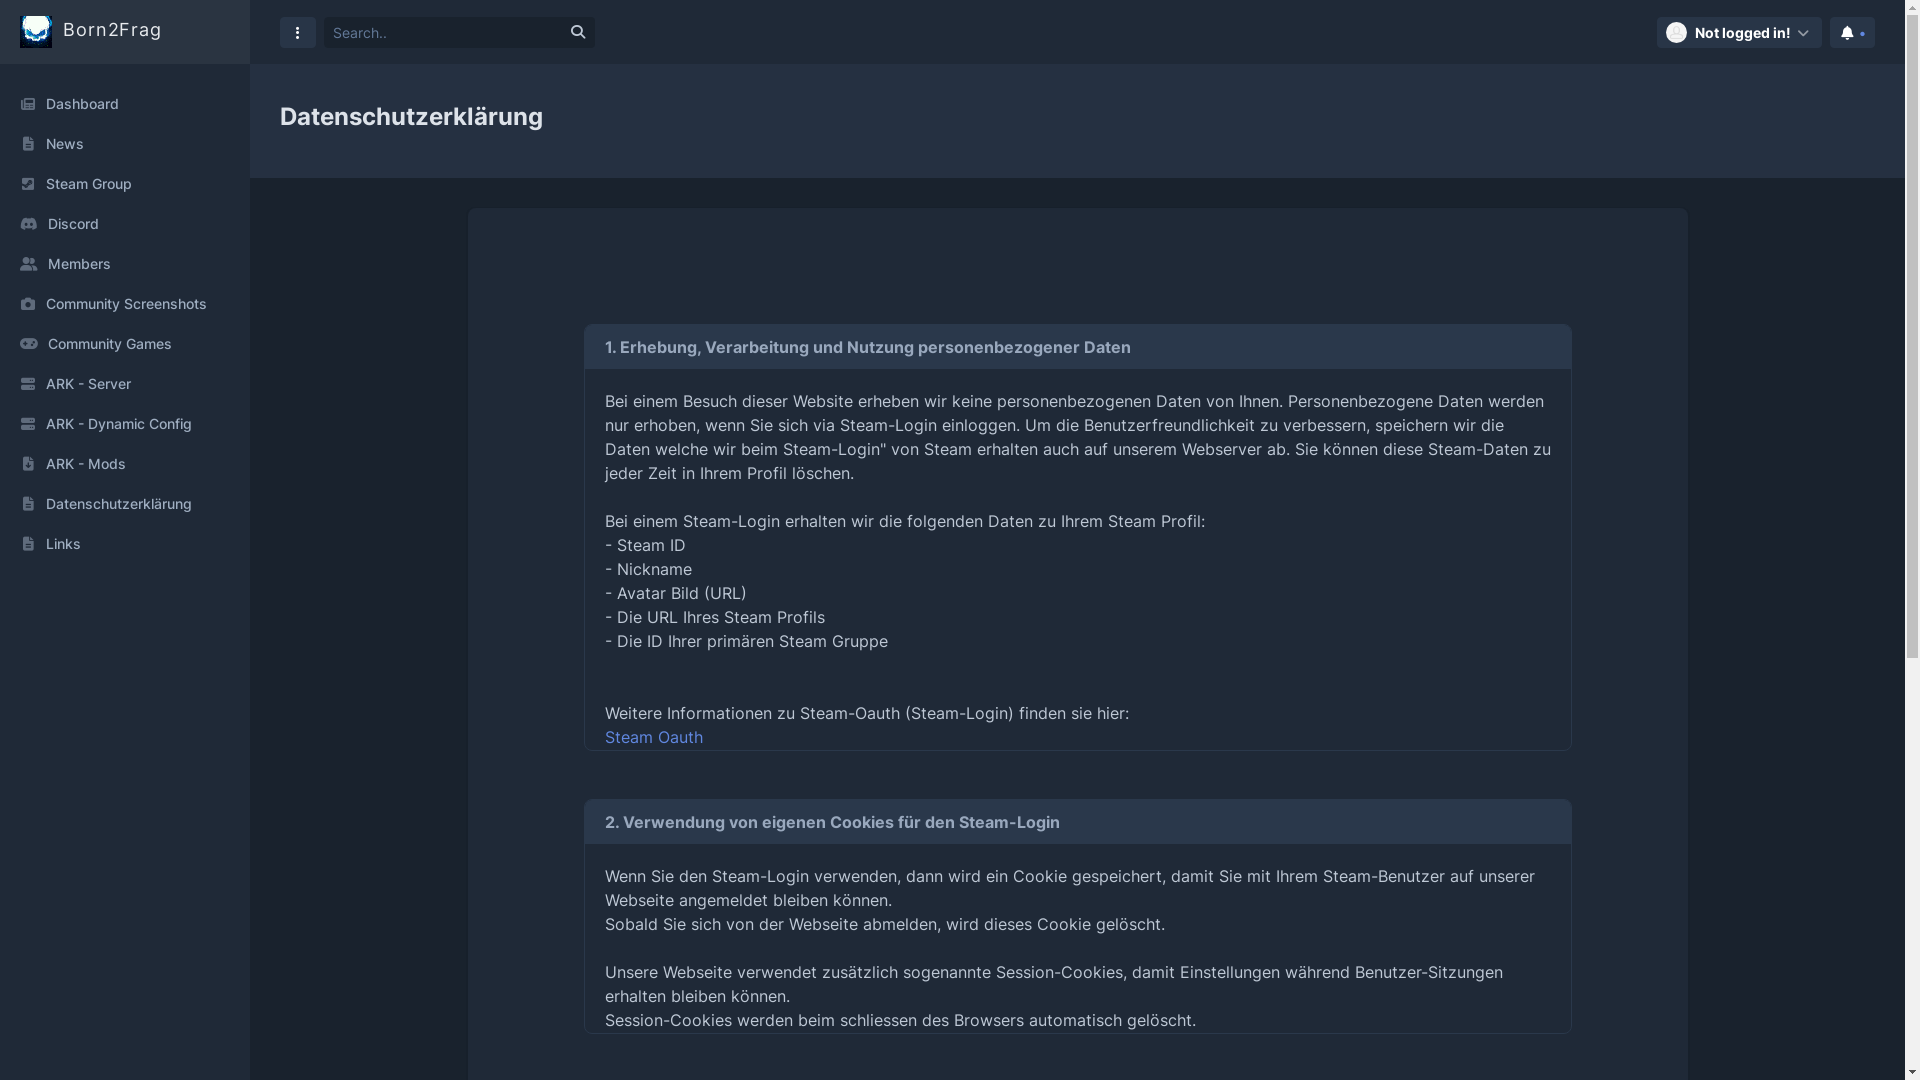  Describe the element at coordinates (123, 262) in the screenshot. I see `'Members'` at that location.